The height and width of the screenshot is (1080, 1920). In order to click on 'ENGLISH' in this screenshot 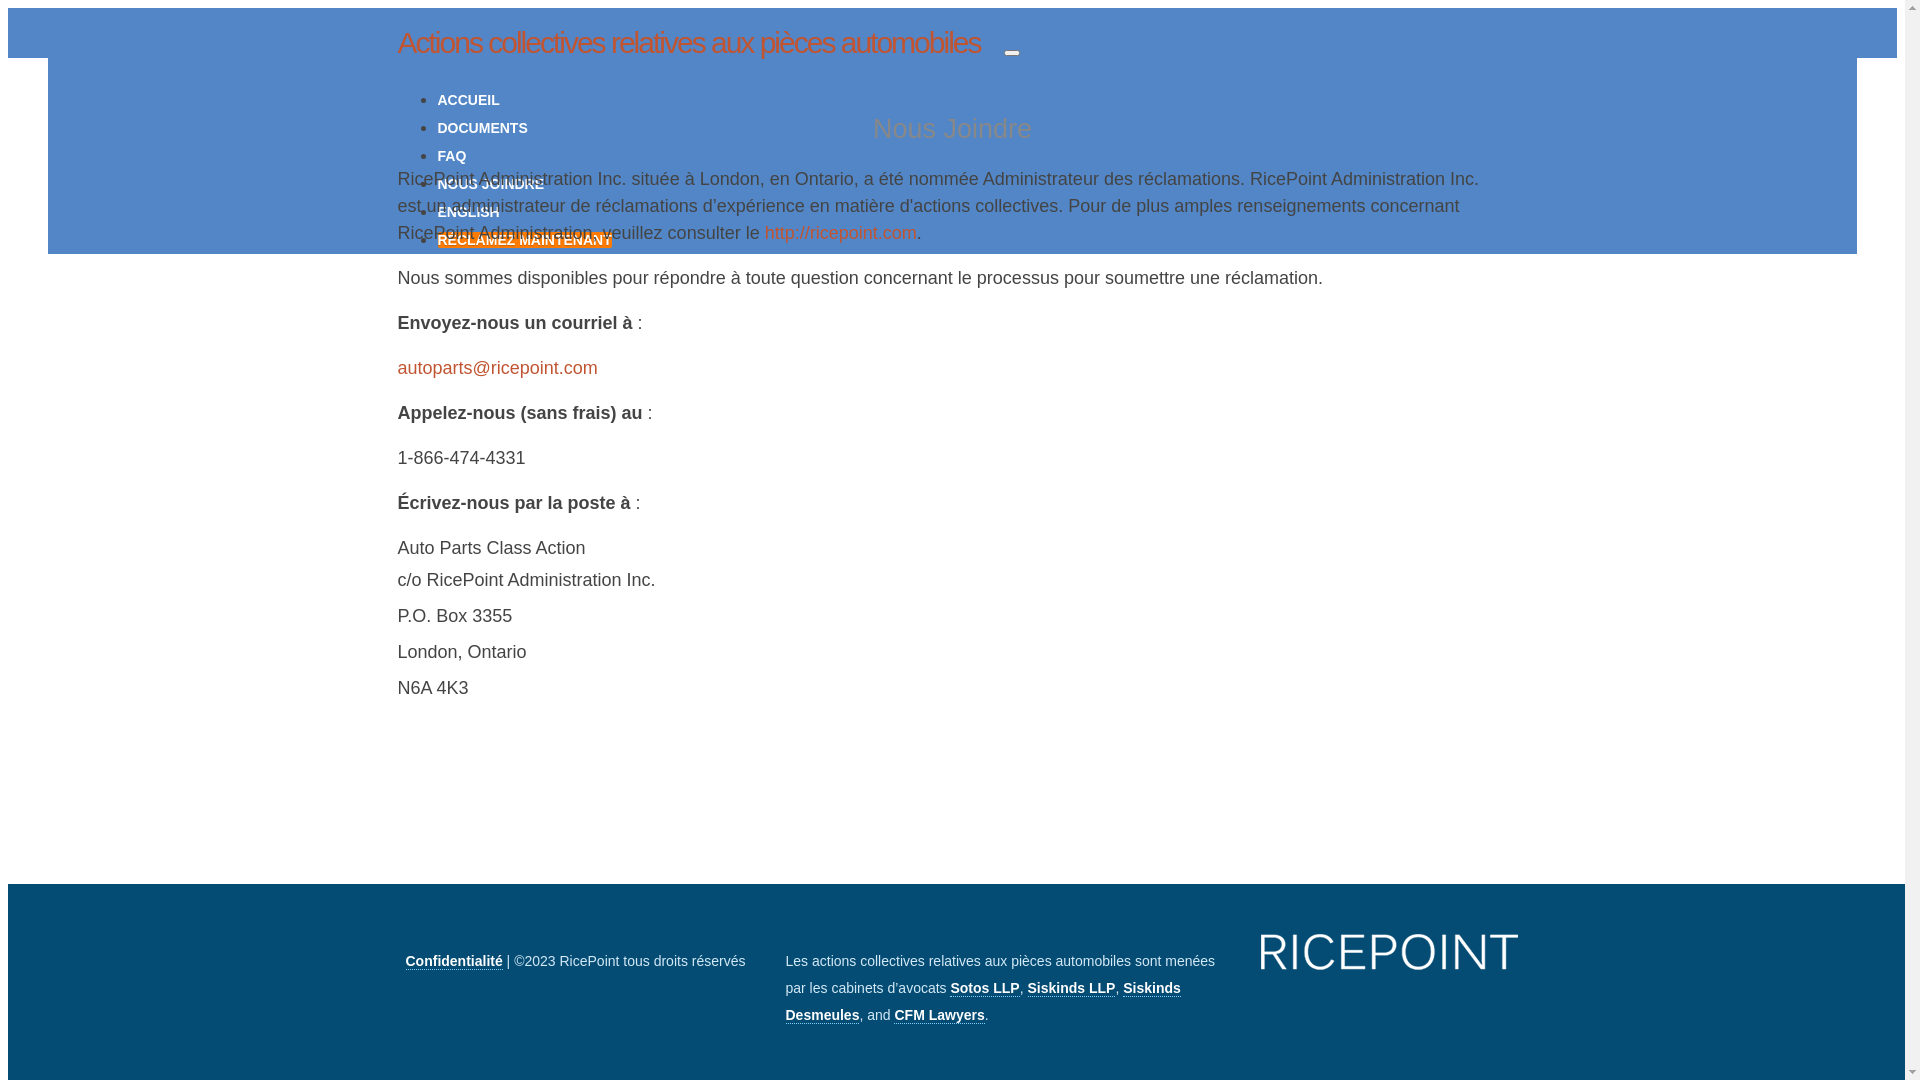, I will do `click(468, 212)`.